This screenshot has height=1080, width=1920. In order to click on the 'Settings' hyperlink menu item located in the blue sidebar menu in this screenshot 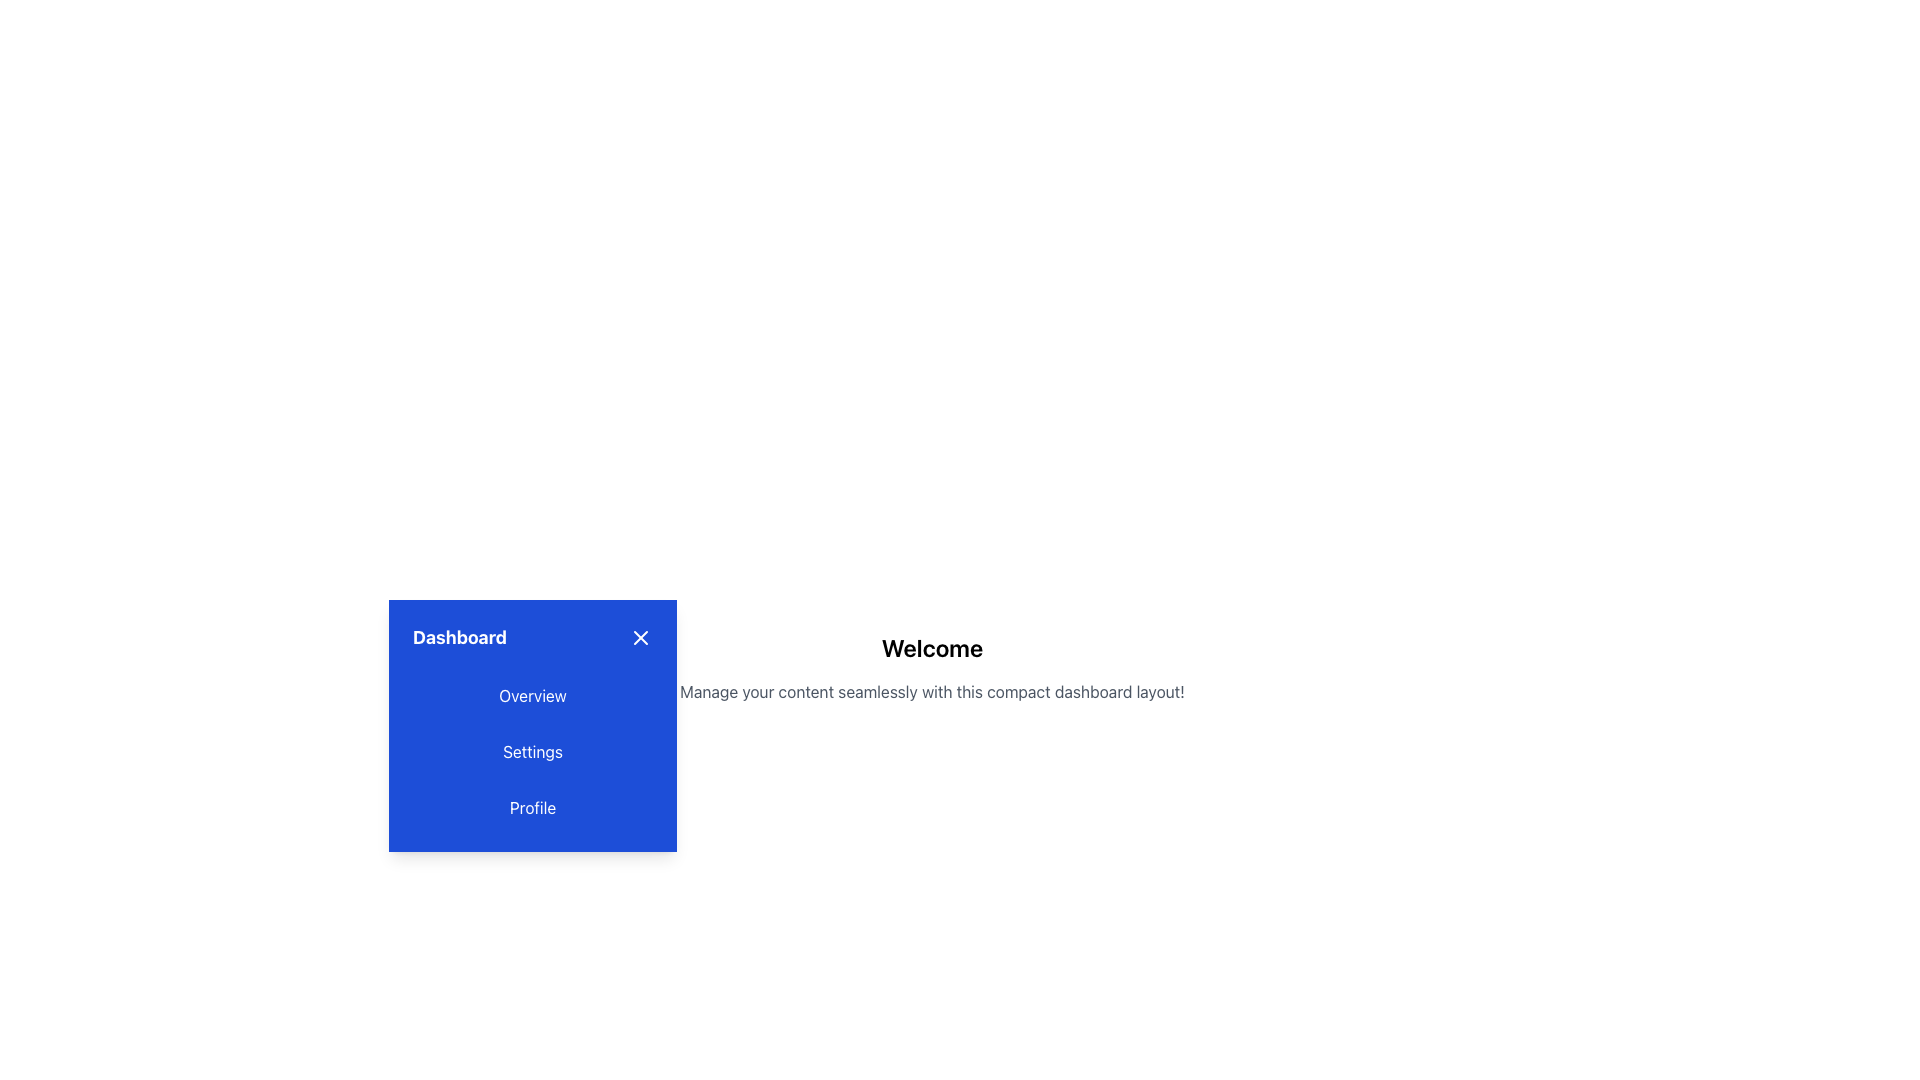, I will do `click(532, 752)`.